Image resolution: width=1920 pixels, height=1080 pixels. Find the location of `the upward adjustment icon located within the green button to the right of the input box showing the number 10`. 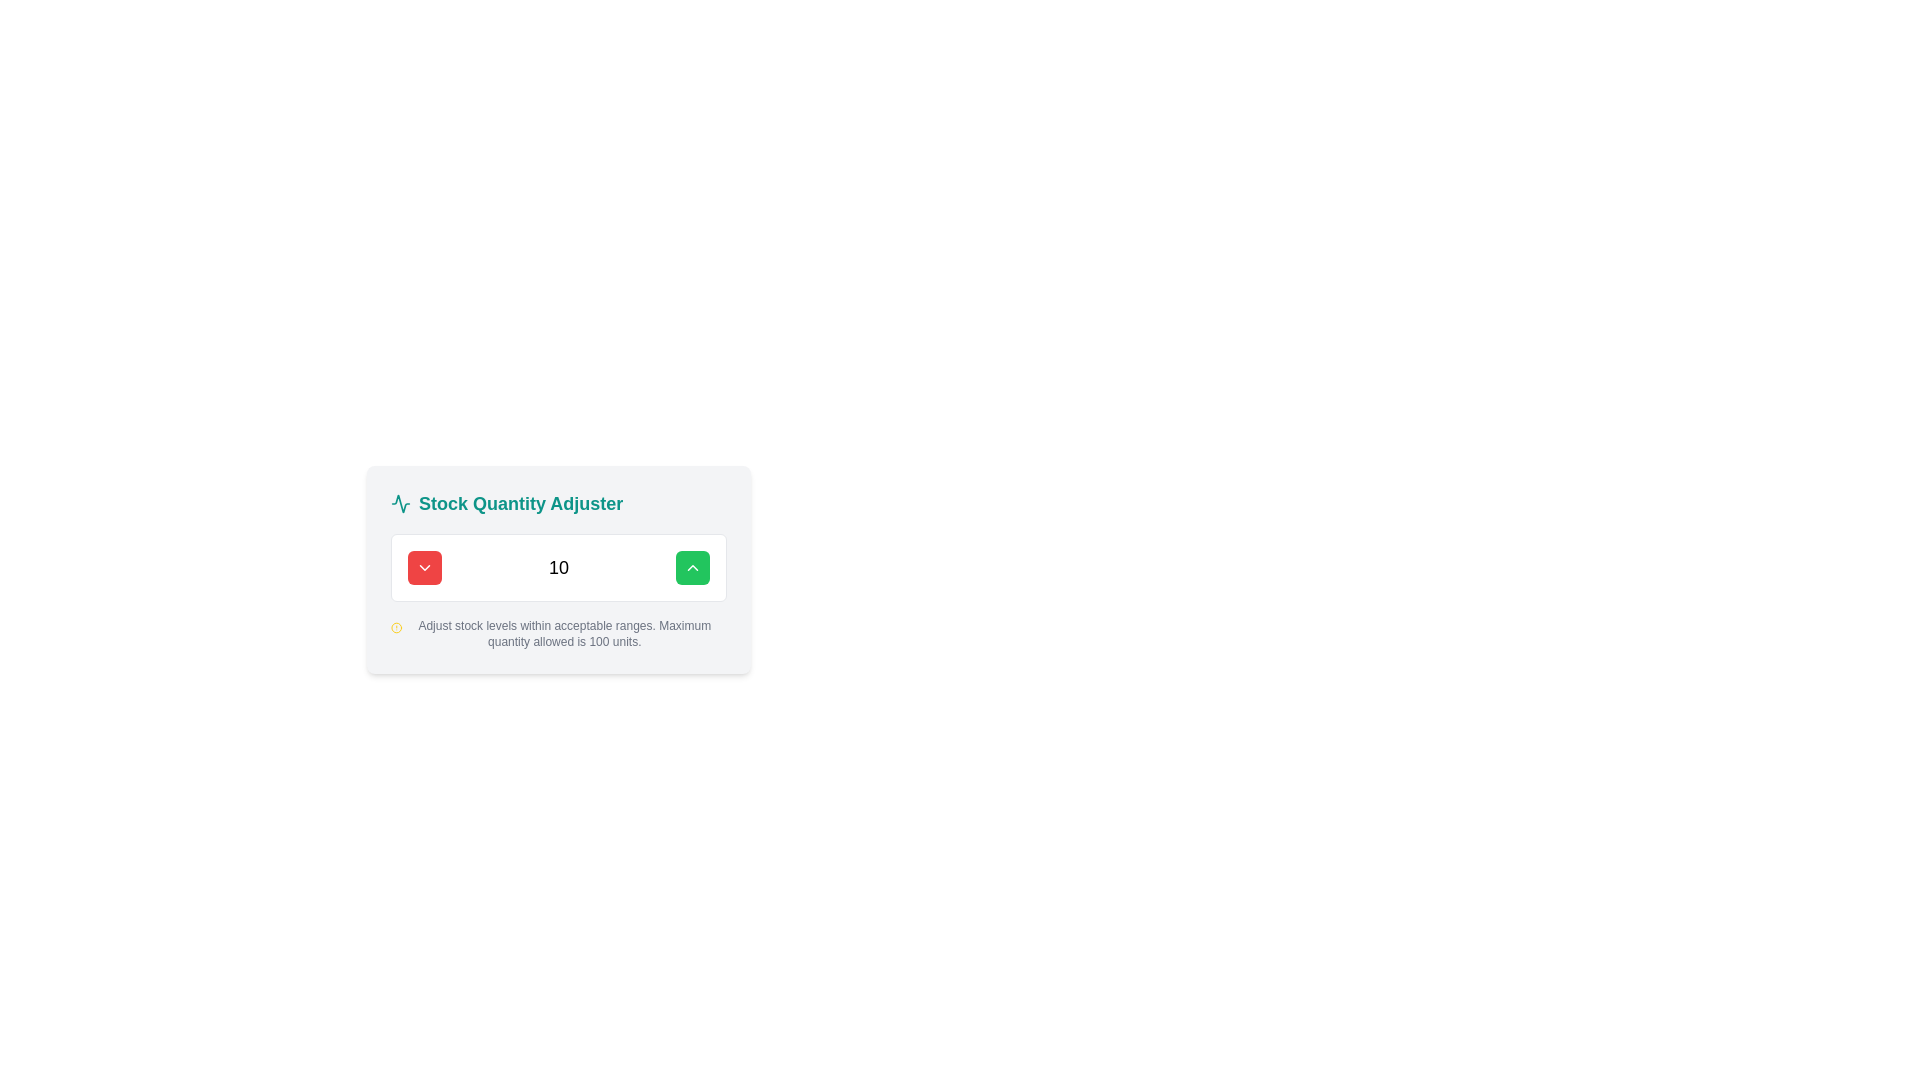

the upward adjustment icon located within the green button to the right of the input box showing the number 10 is located at coordinates (692, 567).